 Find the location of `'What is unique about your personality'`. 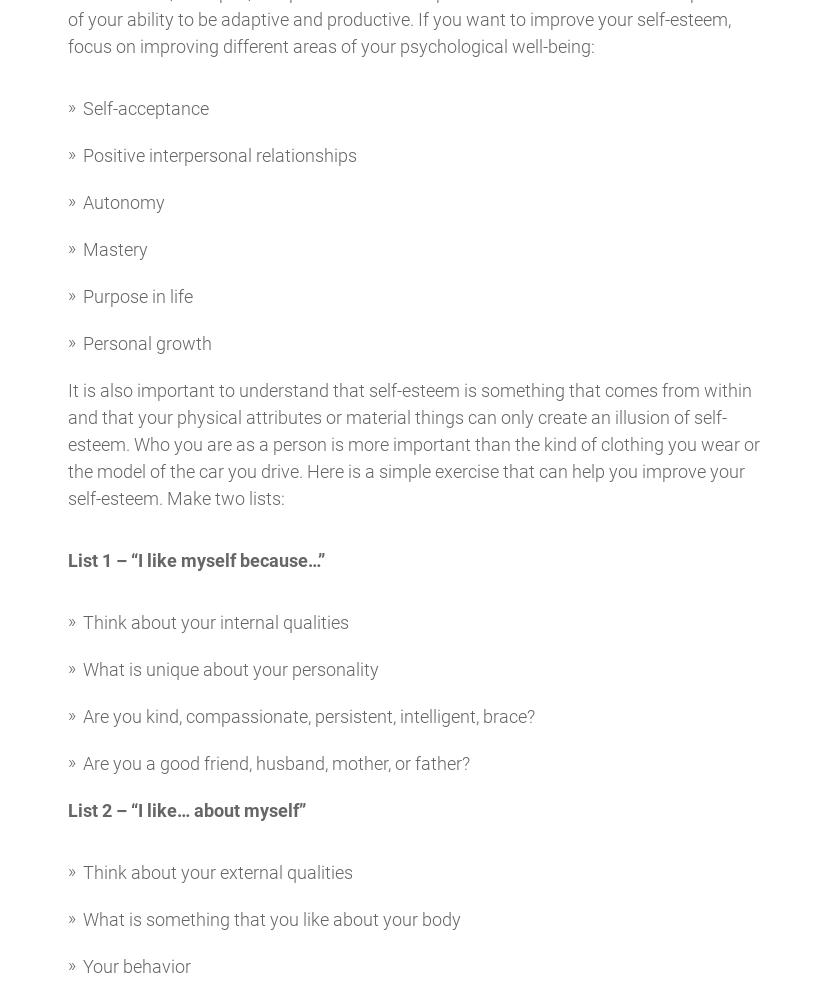

'What is unique about your personality' is located at coordinates (230, 669).